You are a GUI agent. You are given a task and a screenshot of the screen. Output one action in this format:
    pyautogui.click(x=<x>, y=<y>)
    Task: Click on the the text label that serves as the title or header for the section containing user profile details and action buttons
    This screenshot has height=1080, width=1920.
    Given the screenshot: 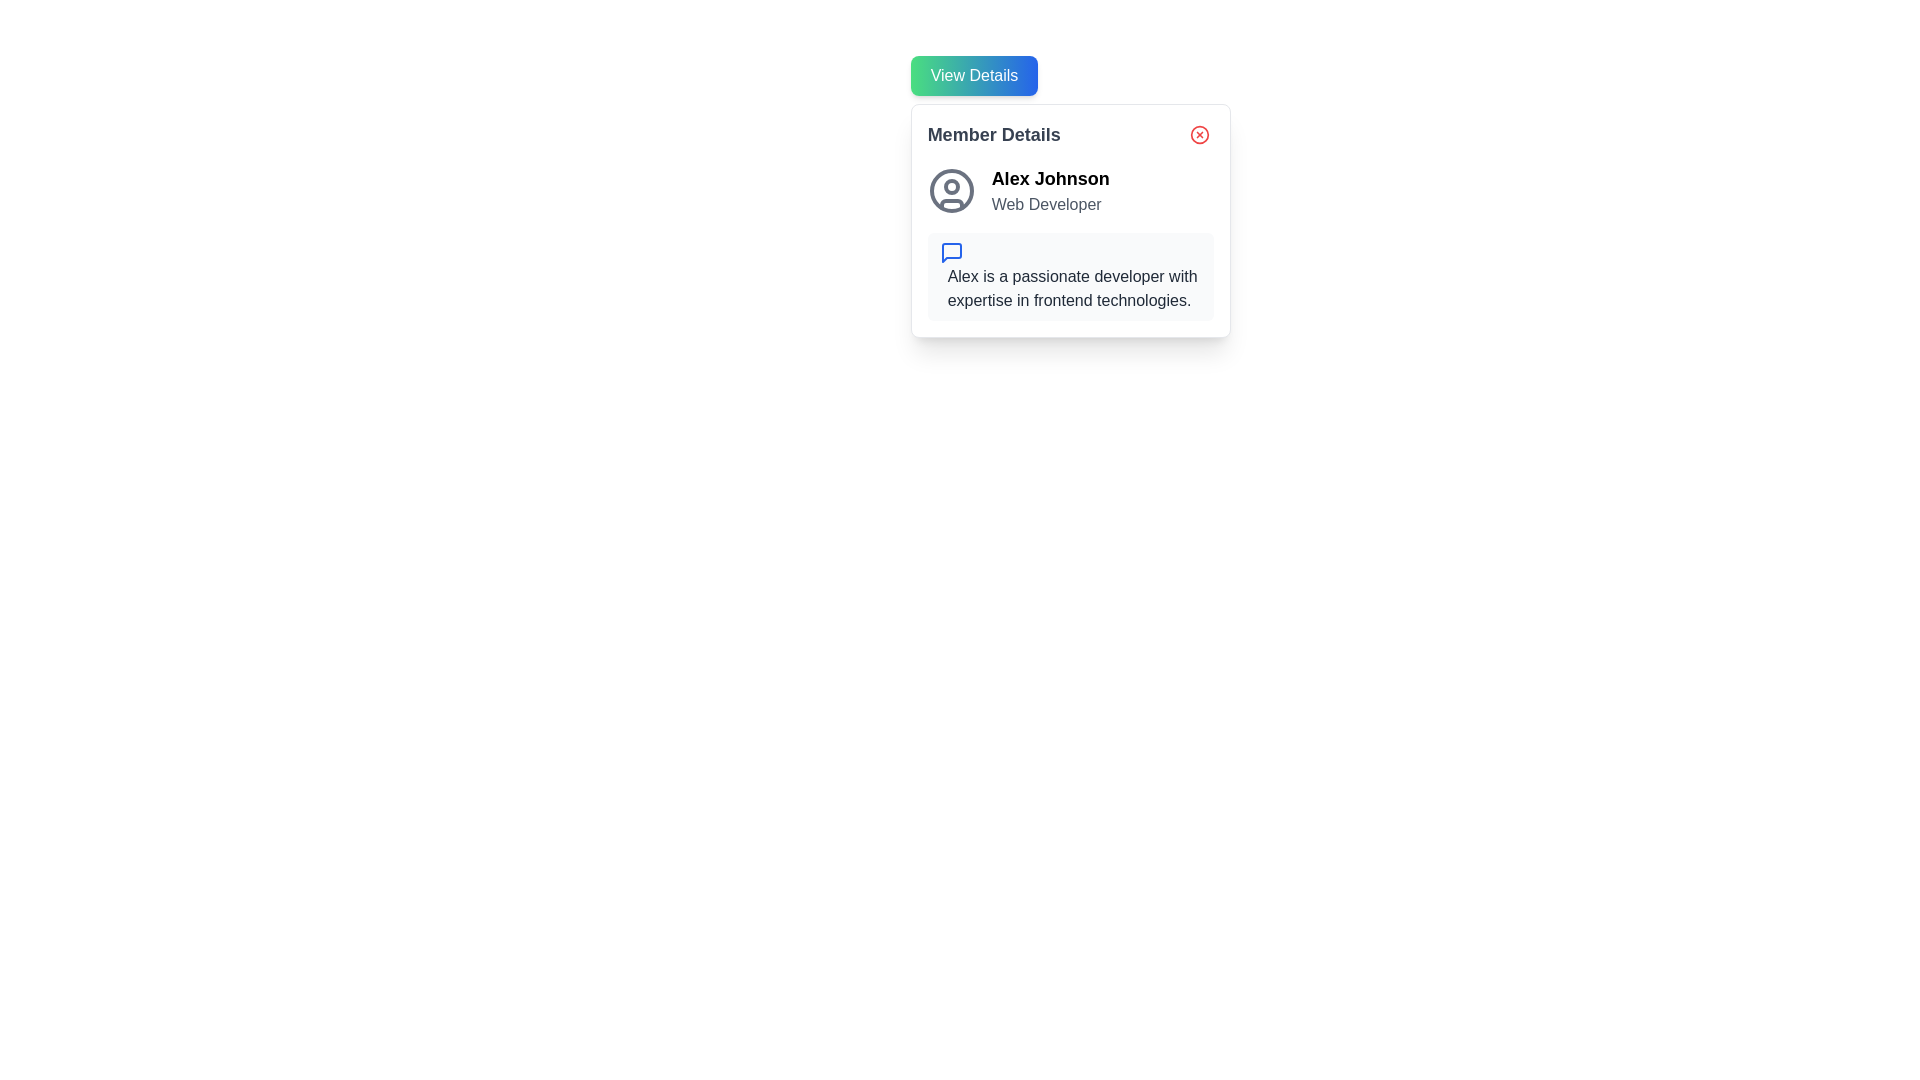 What is the action you would take?
    pyautogui.click(x=994, y=135)
    